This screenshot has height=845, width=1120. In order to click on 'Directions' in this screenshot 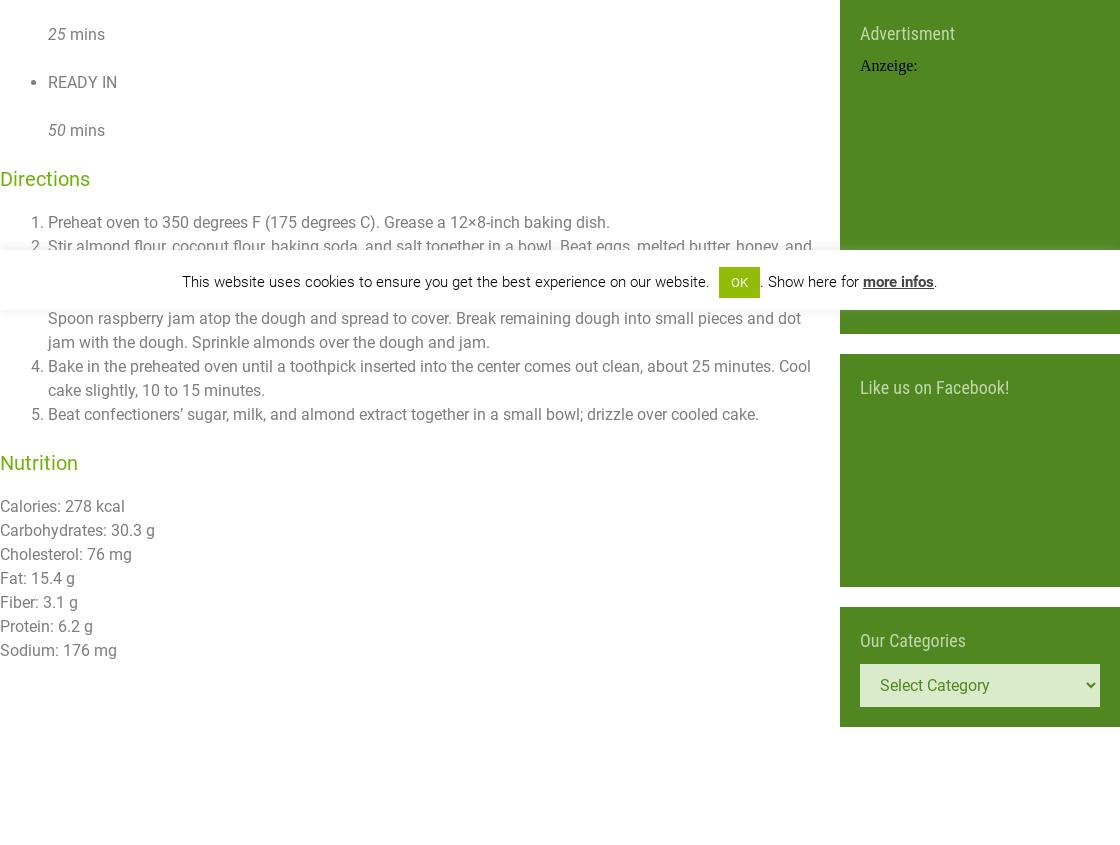, I will do `click(45, 177)`.